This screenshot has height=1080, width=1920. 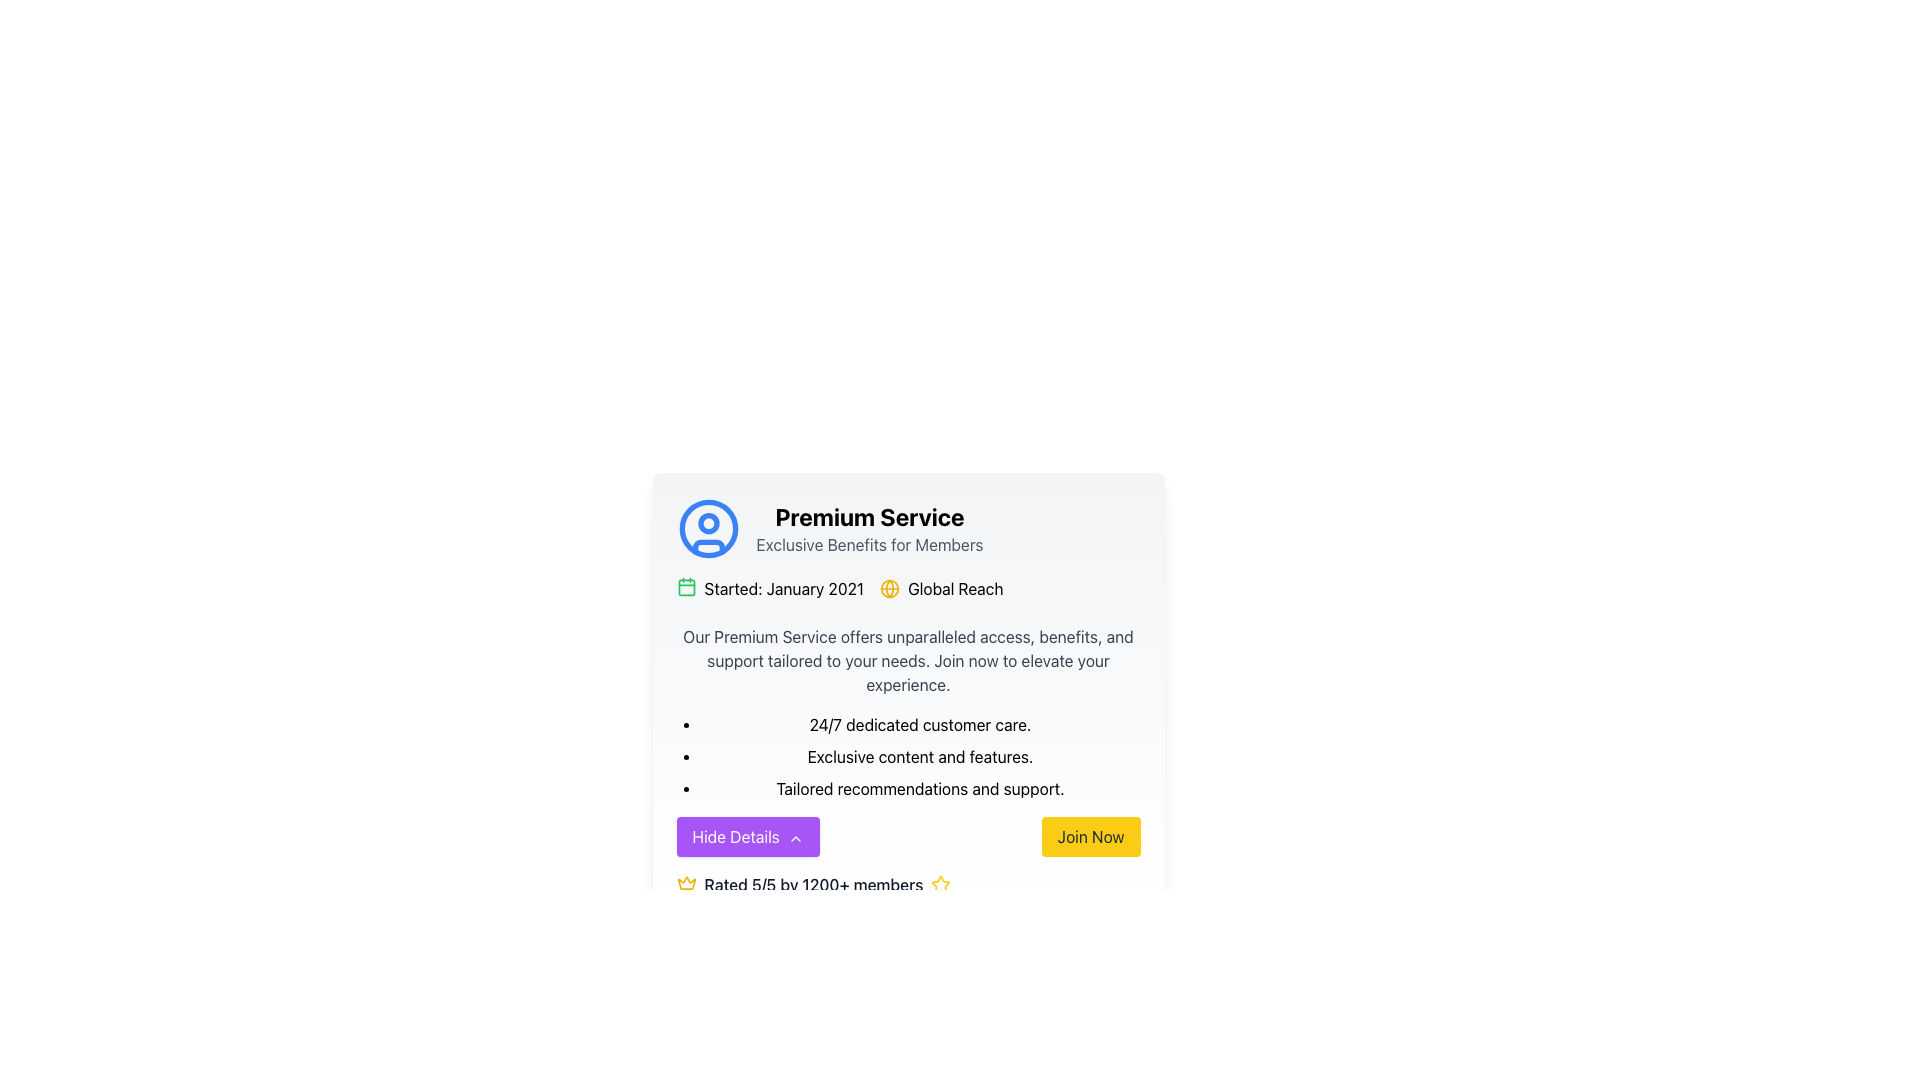 I want to click on text of the 'Global Reach' label, which is a textual component positioned to the right of a yellow globe icon in the top-right section of the content panel, so click(x=954, y=588).